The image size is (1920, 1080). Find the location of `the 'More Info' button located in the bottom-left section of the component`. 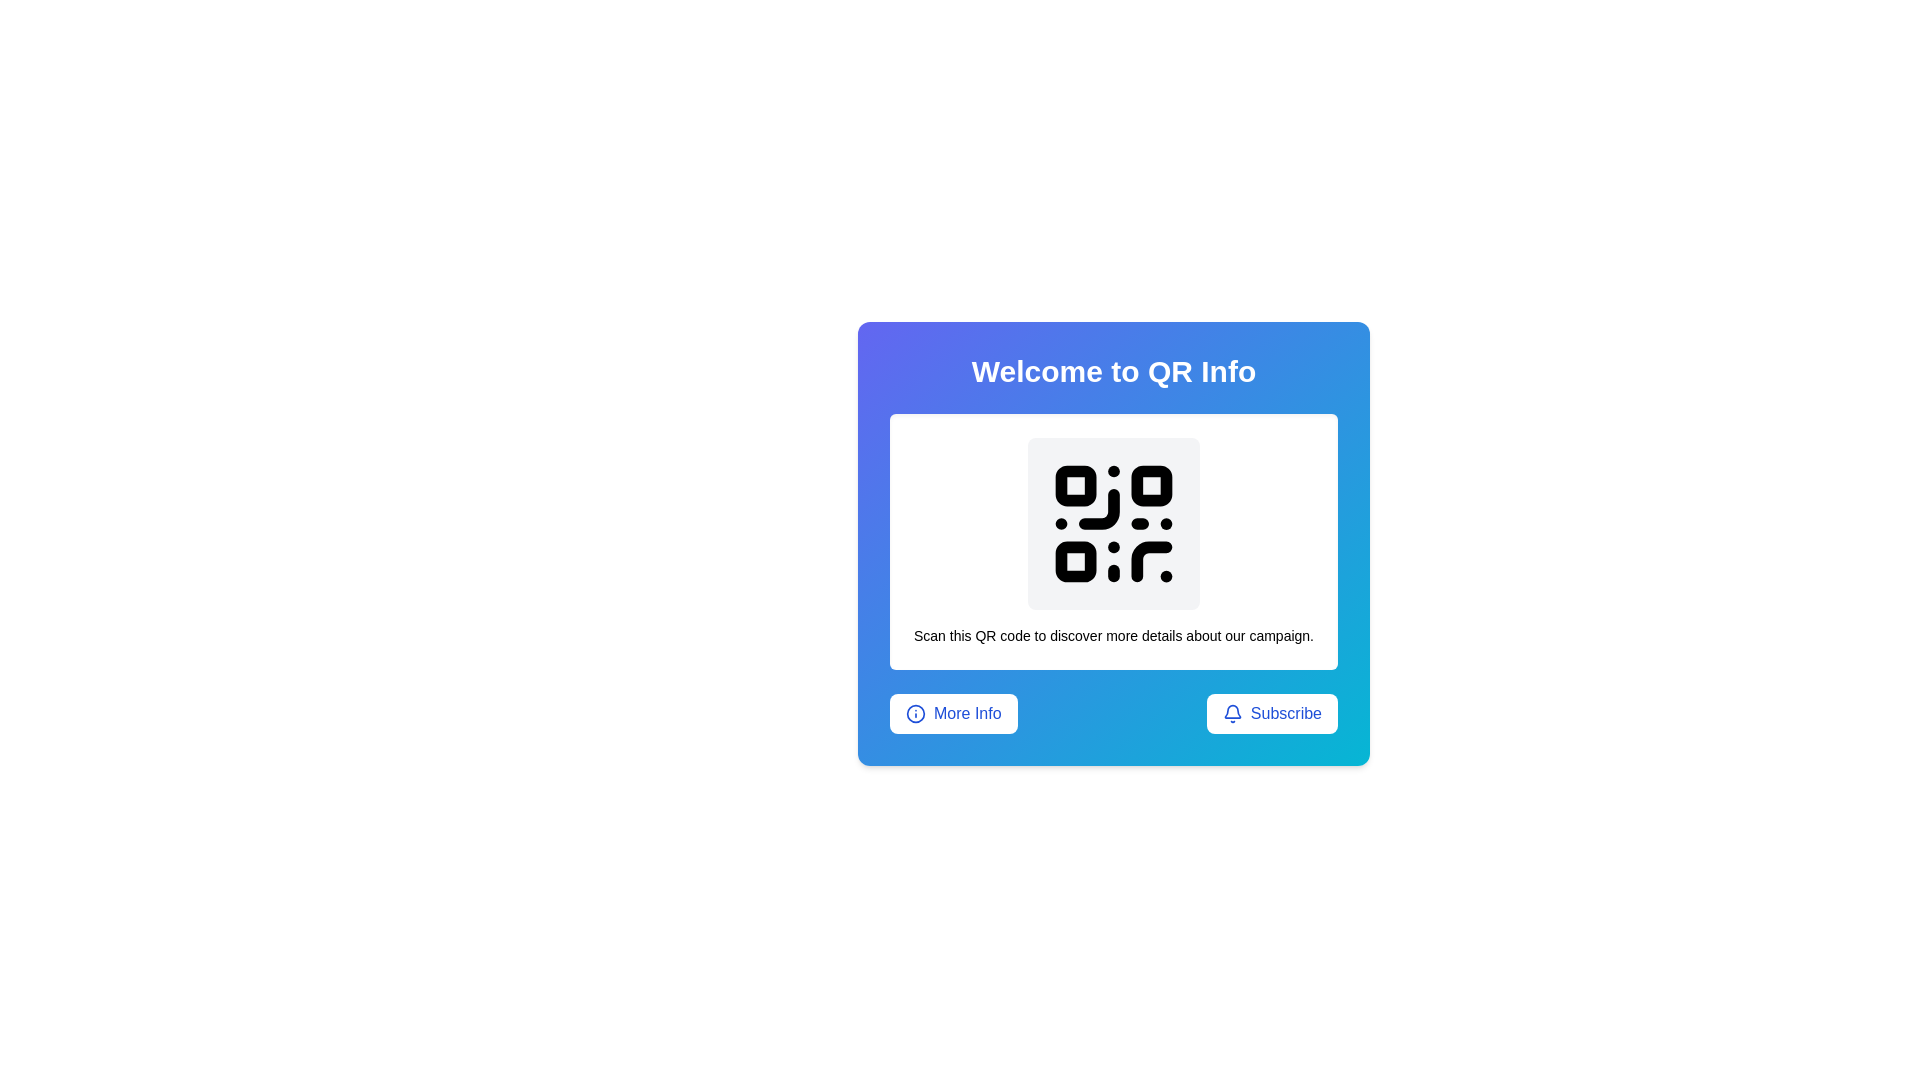

the 'More Info' button located in the bottom-left section of the component is located at coordinates (952, 712).